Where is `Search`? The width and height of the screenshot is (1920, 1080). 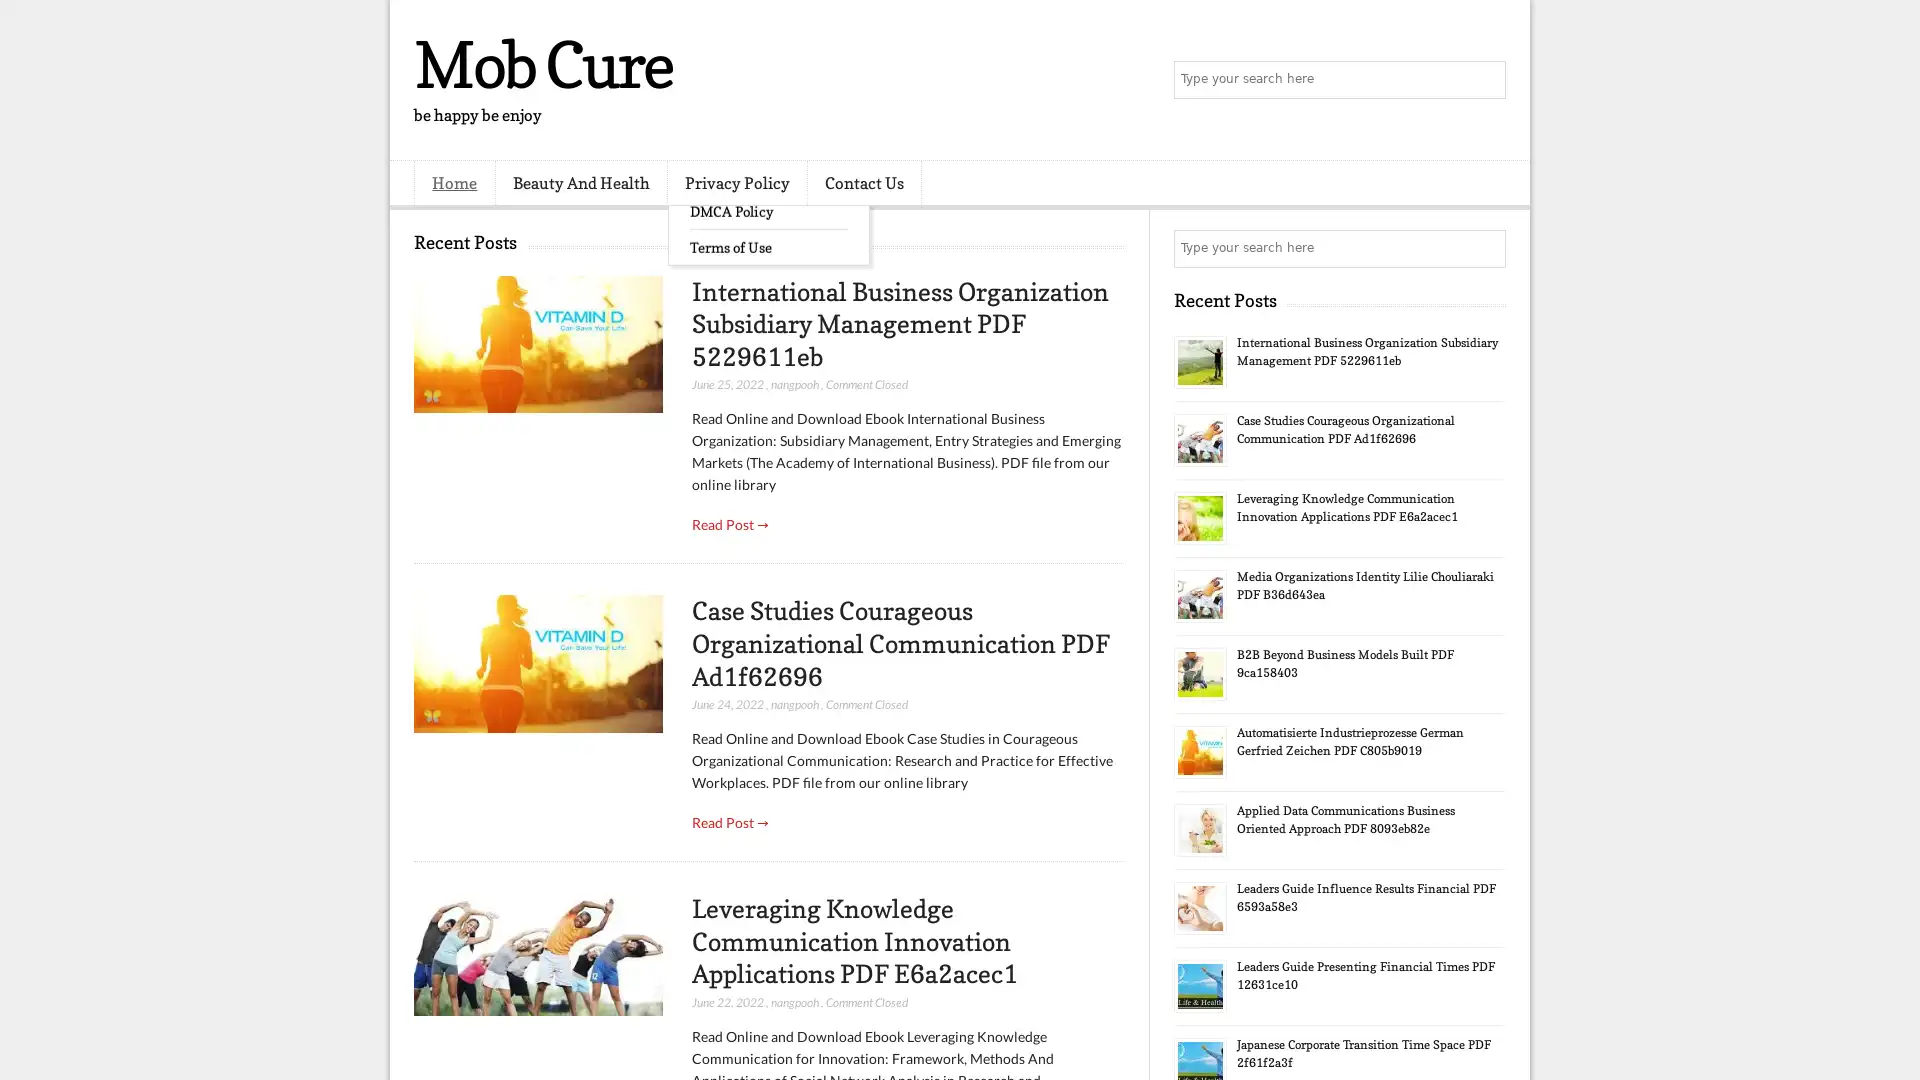 Search is located at coordinates (1485, 248).